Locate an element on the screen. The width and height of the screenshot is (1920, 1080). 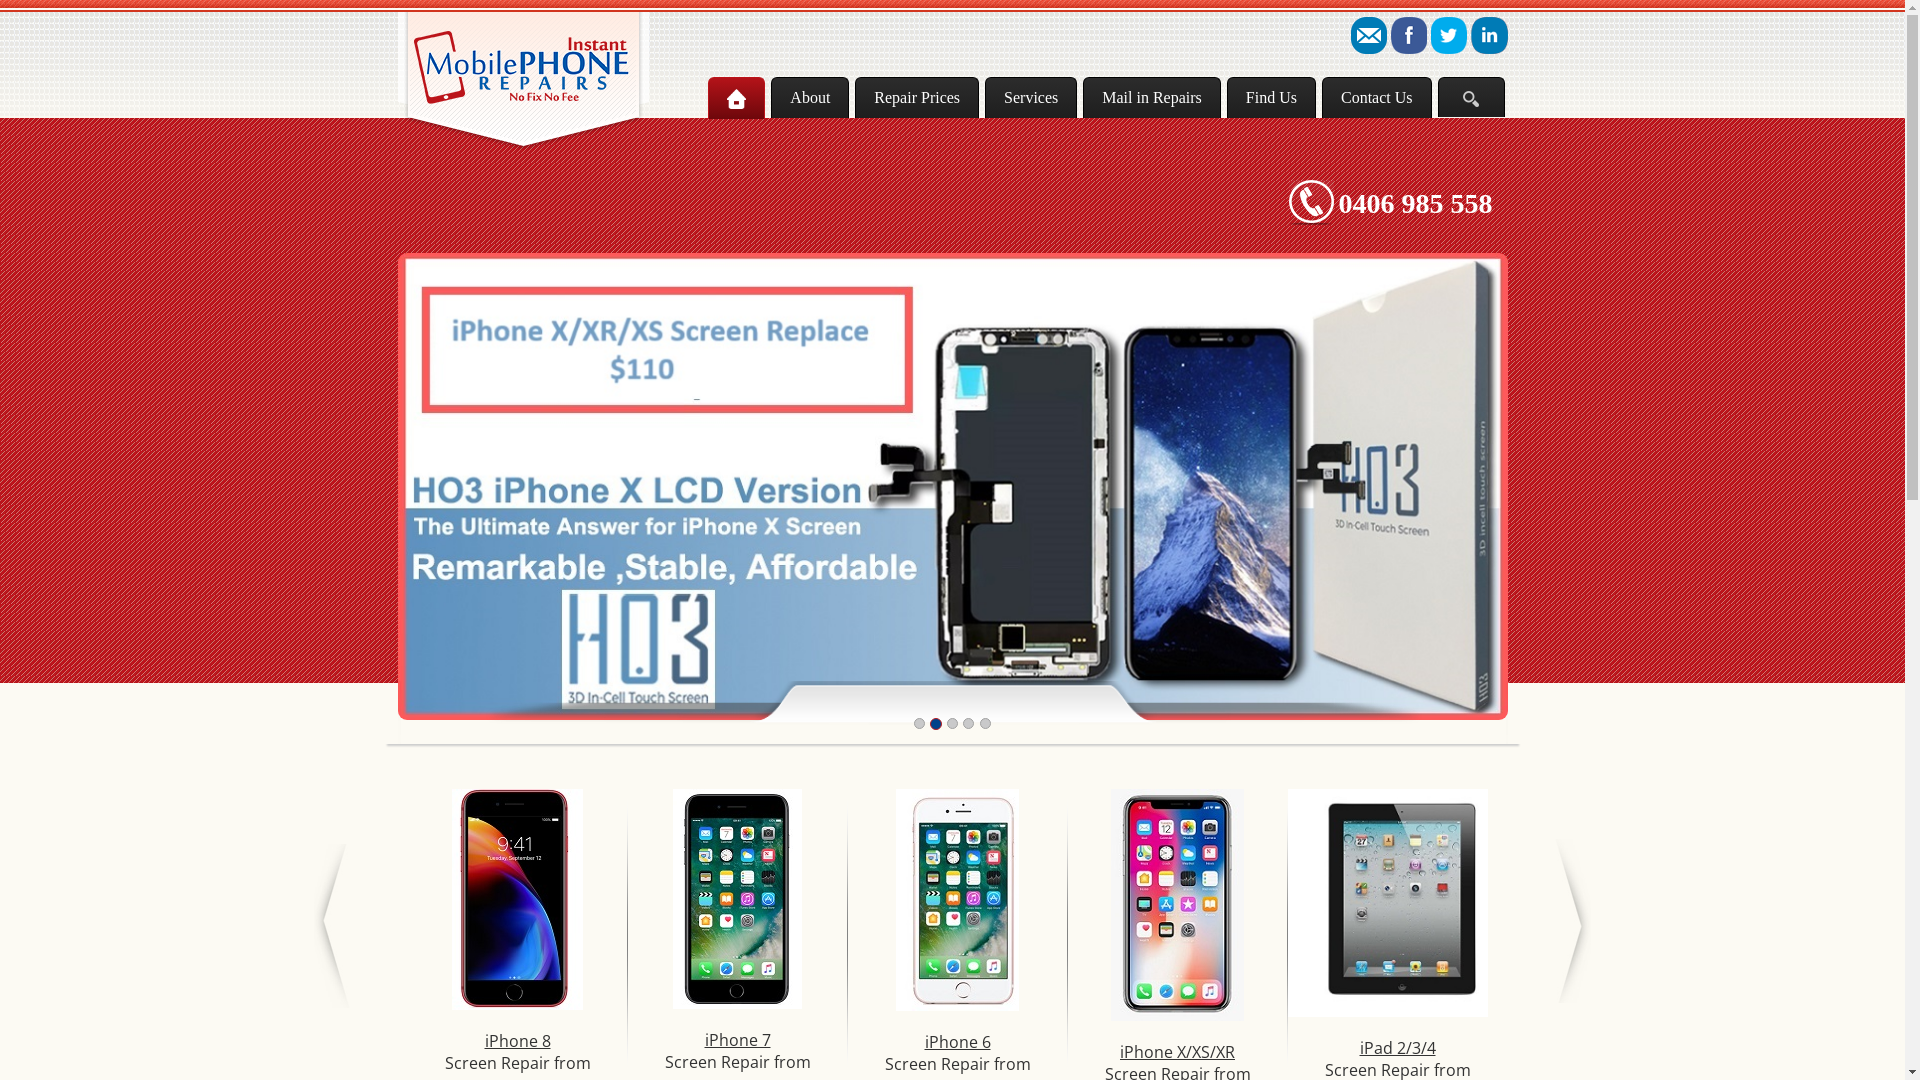
'Mail in Repairs' is located at coordinates (1082, 97).